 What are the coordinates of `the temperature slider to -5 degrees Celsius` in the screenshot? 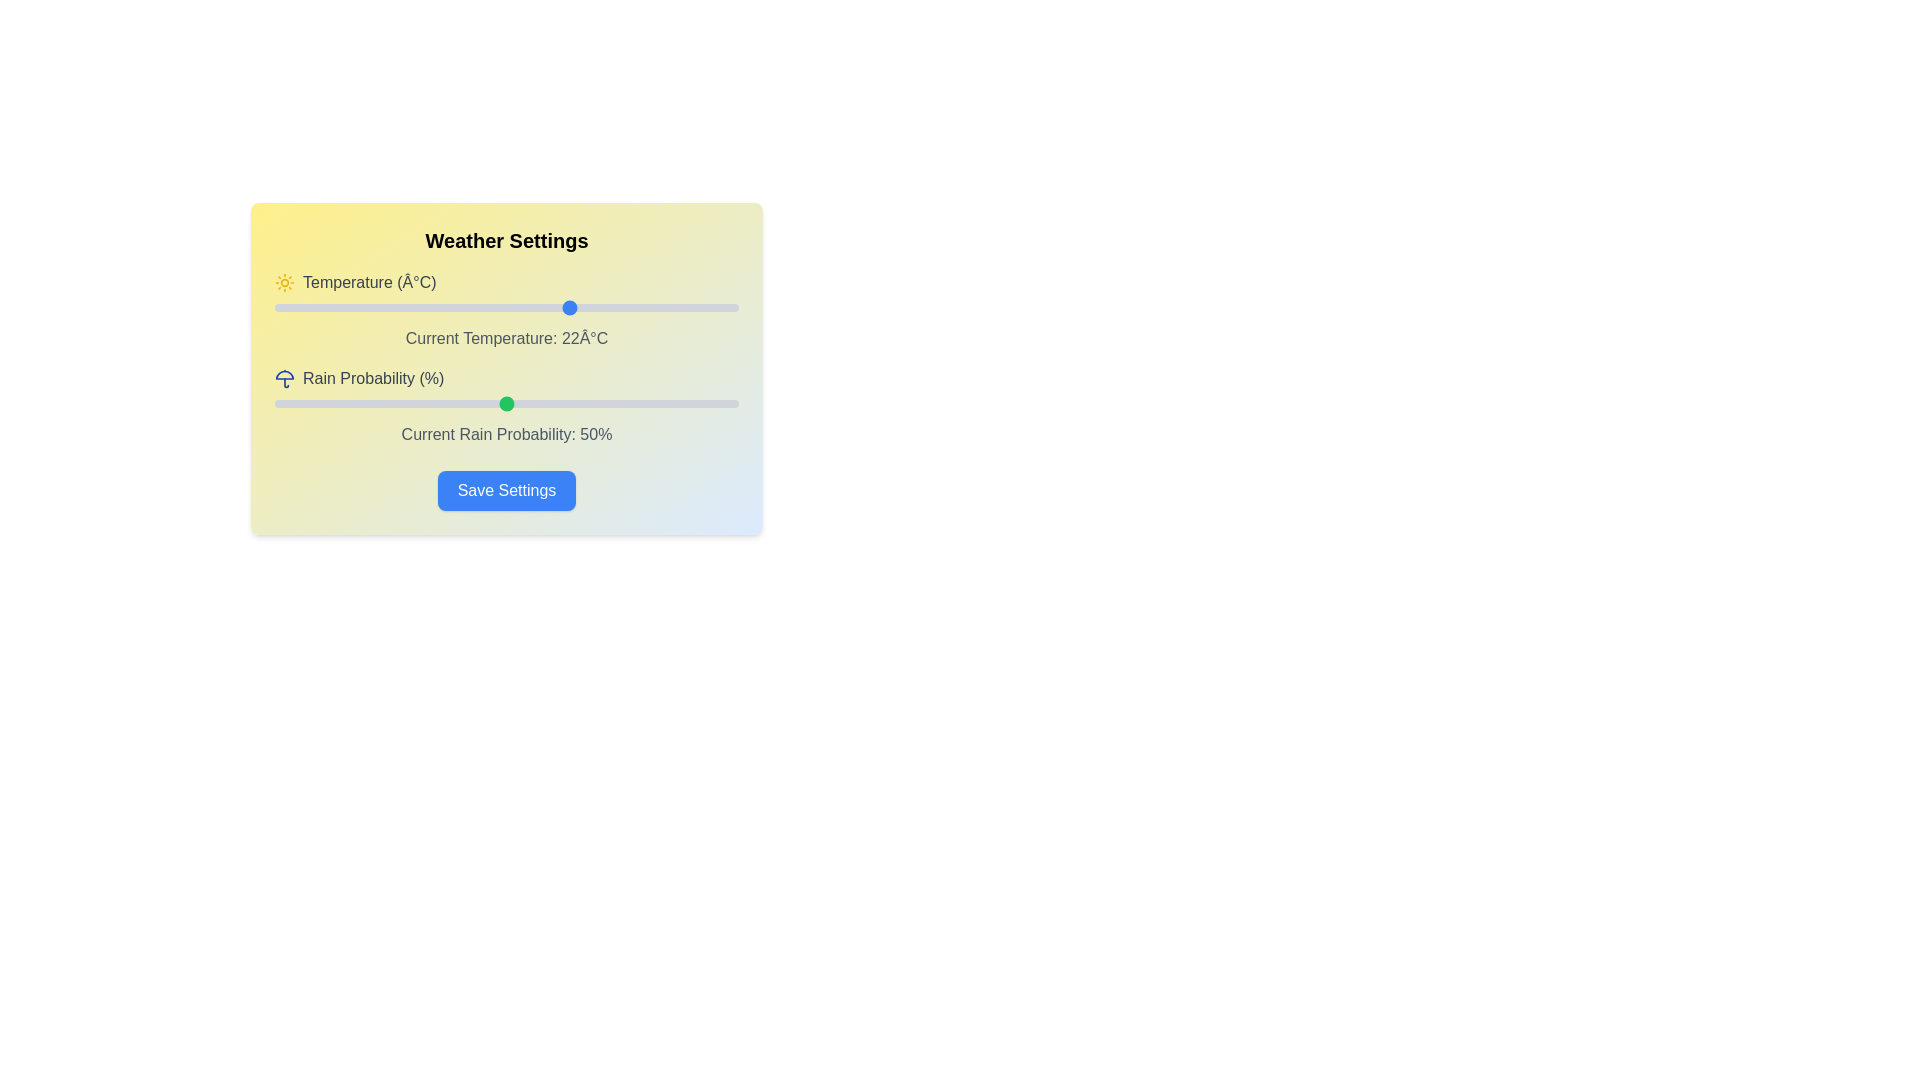 It's located at (321, 308).